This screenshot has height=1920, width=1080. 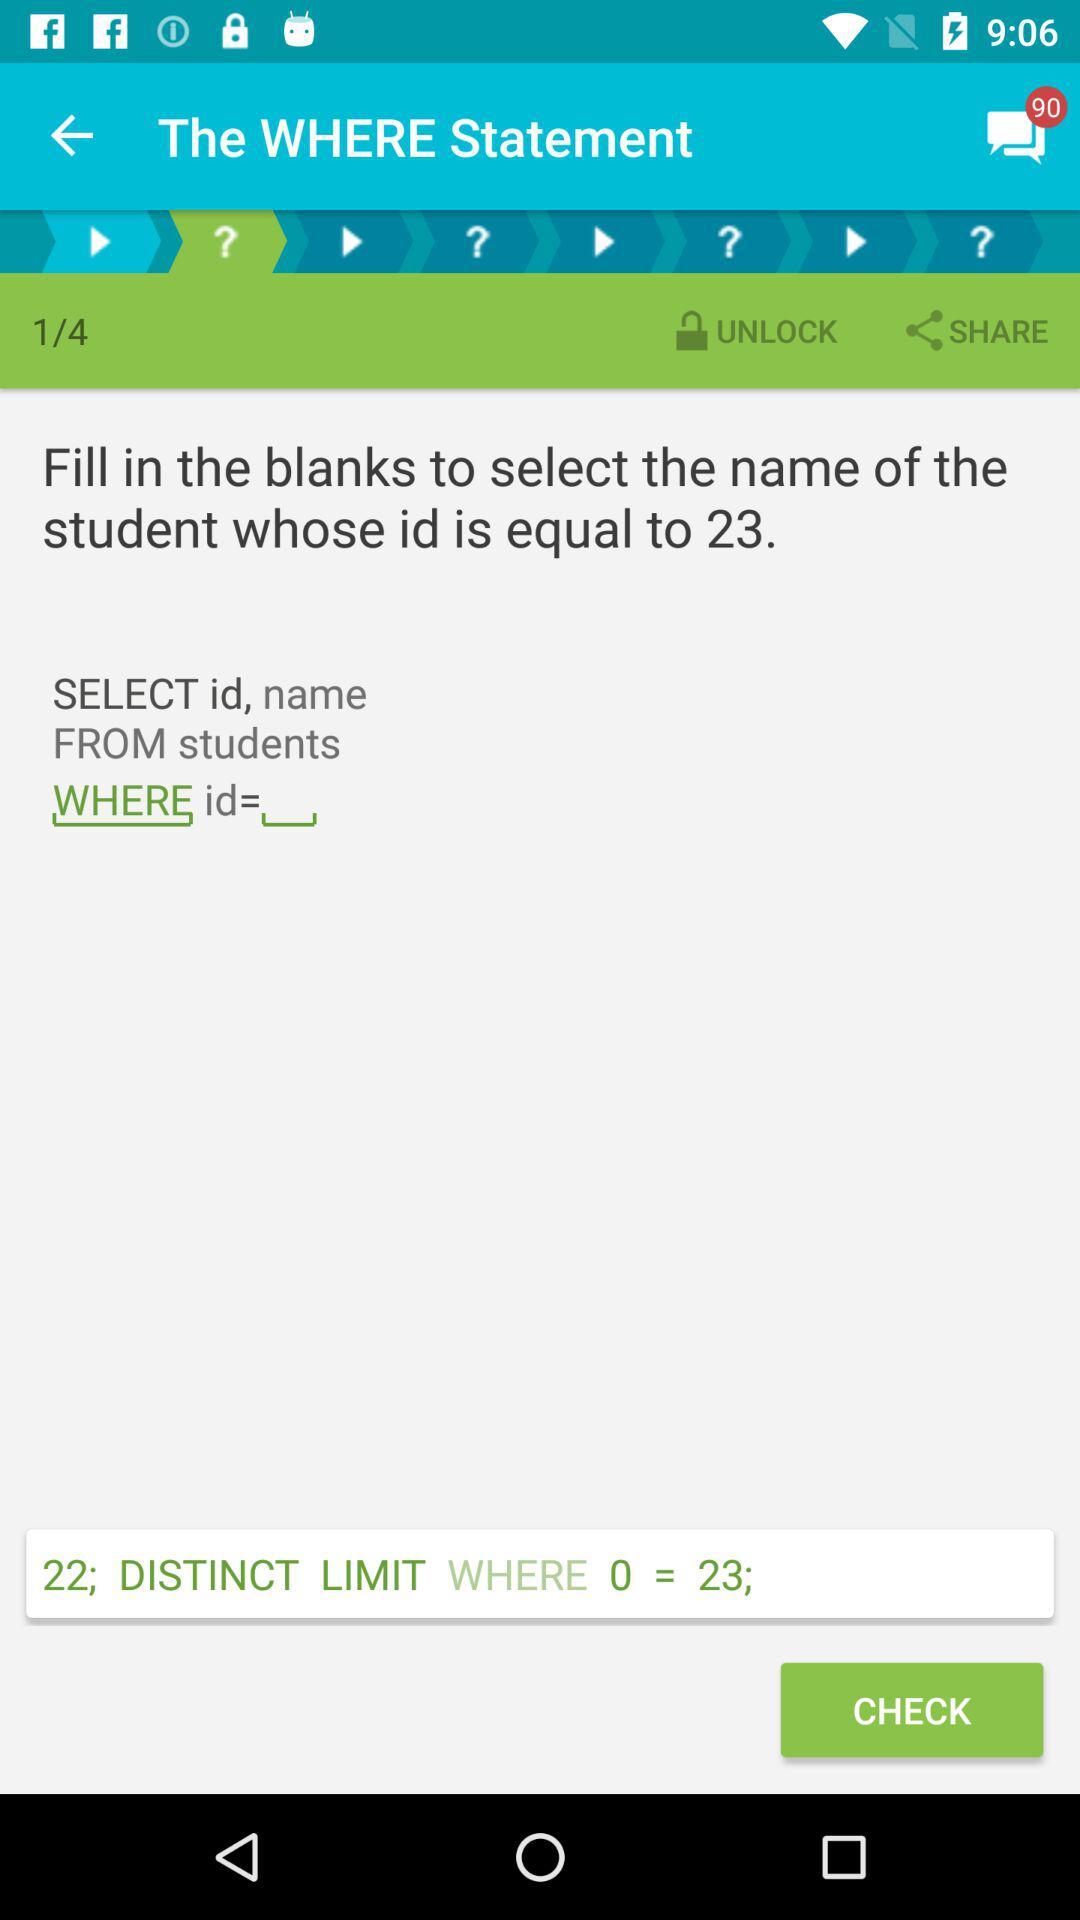 What do you see at coordinates (350, 240) in the screenshot?
I see `another question option` at bounding box center [350, 240].